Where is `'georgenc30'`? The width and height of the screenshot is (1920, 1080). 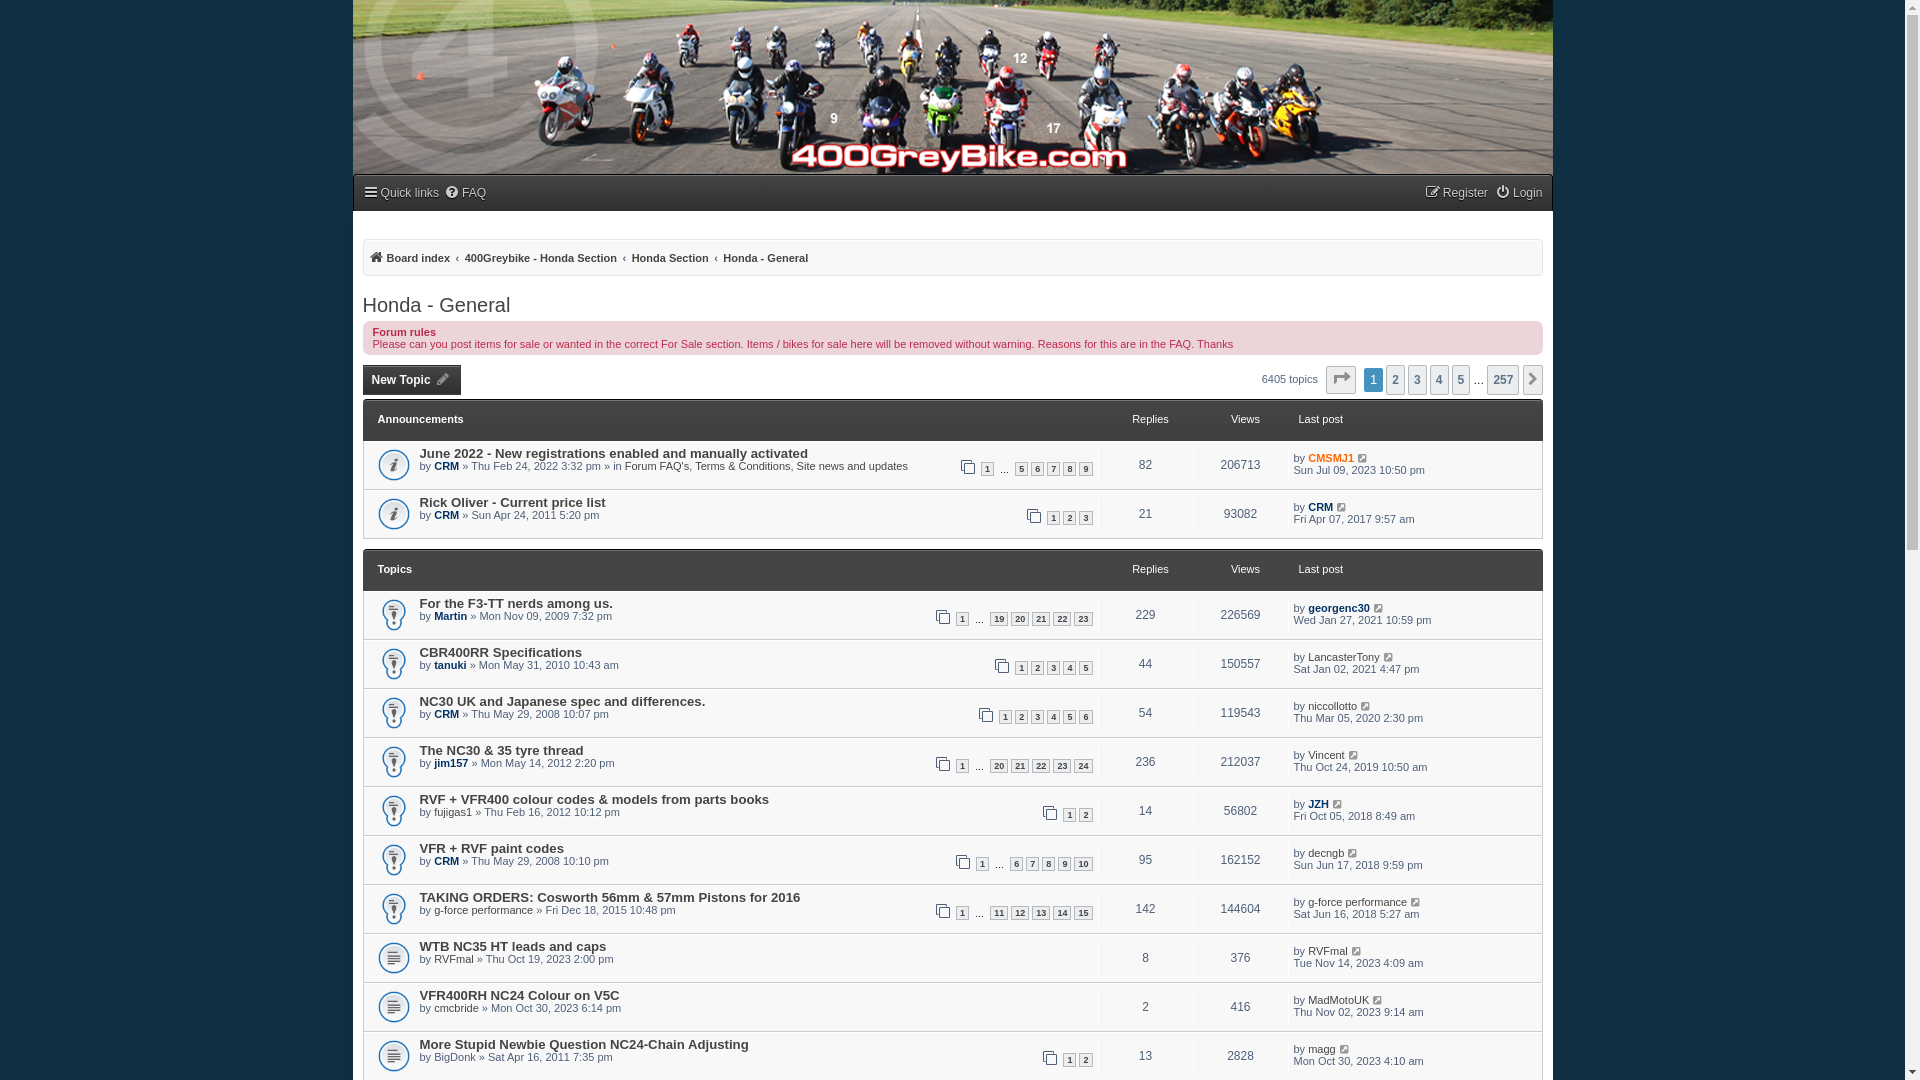
'georgenc30' is located at coordinates (1339, 607).